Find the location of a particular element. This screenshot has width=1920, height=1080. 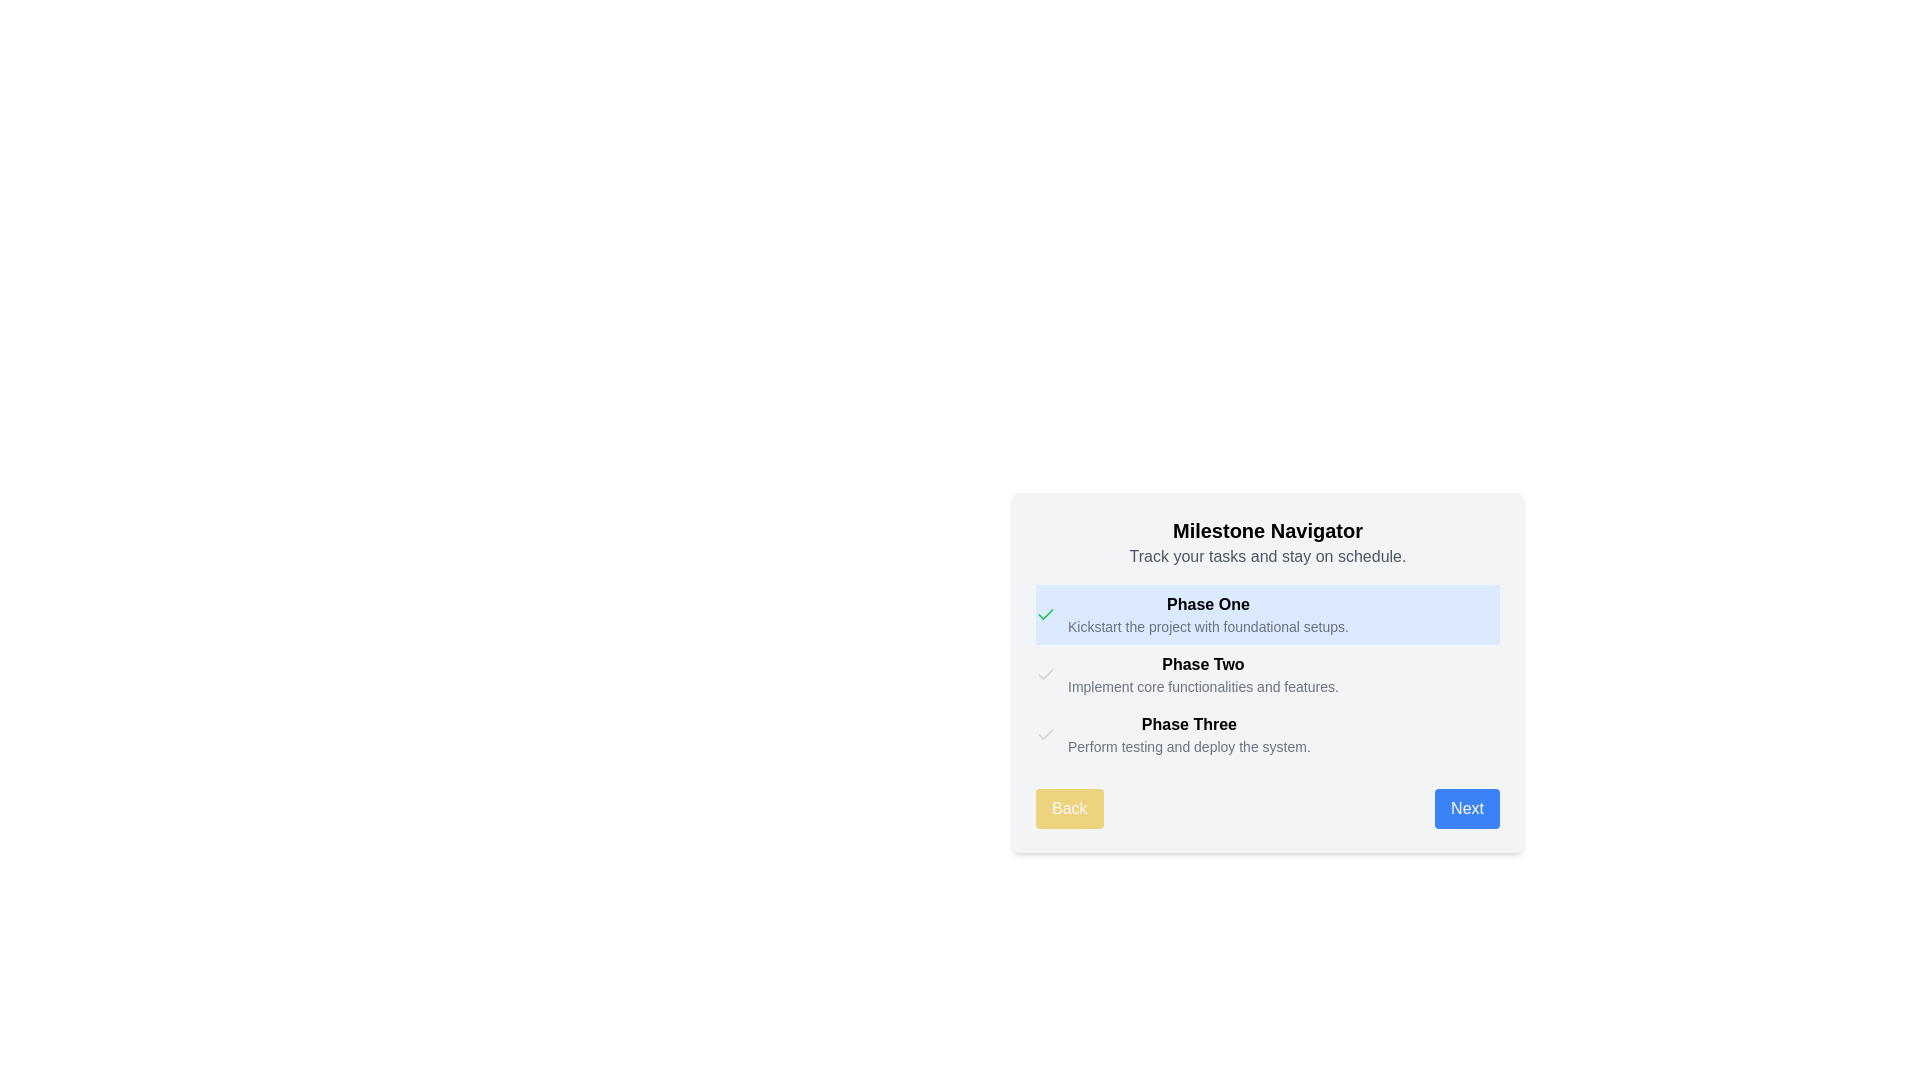

the Button Group containing 'Back' and 'Next' buttons for visual feedback is located at coordinates (1266, 808).